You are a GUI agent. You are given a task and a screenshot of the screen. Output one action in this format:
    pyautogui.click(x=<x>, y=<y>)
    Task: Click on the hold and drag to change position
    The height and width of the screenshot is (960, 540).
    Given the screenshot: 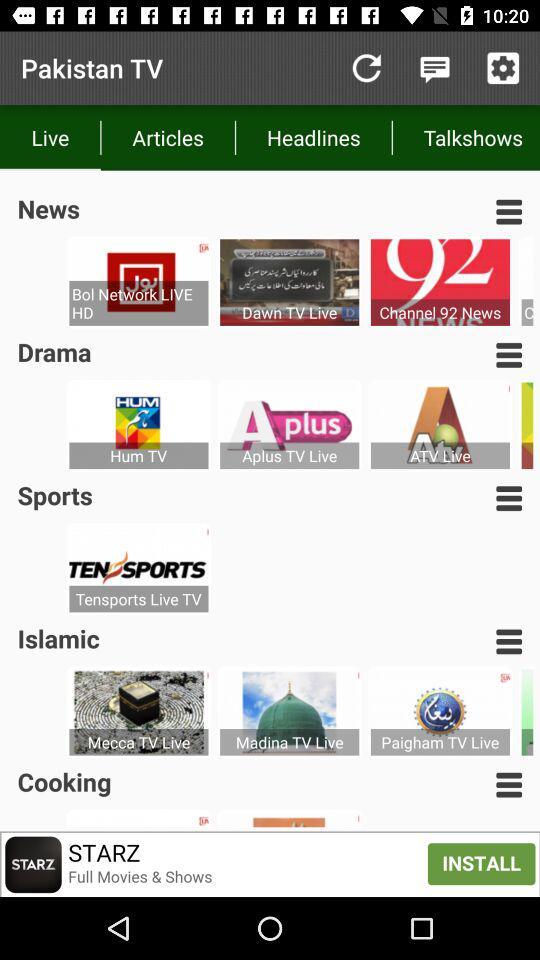 What is the action you would take?
    pyautogui.click(x=509, y=784)
    